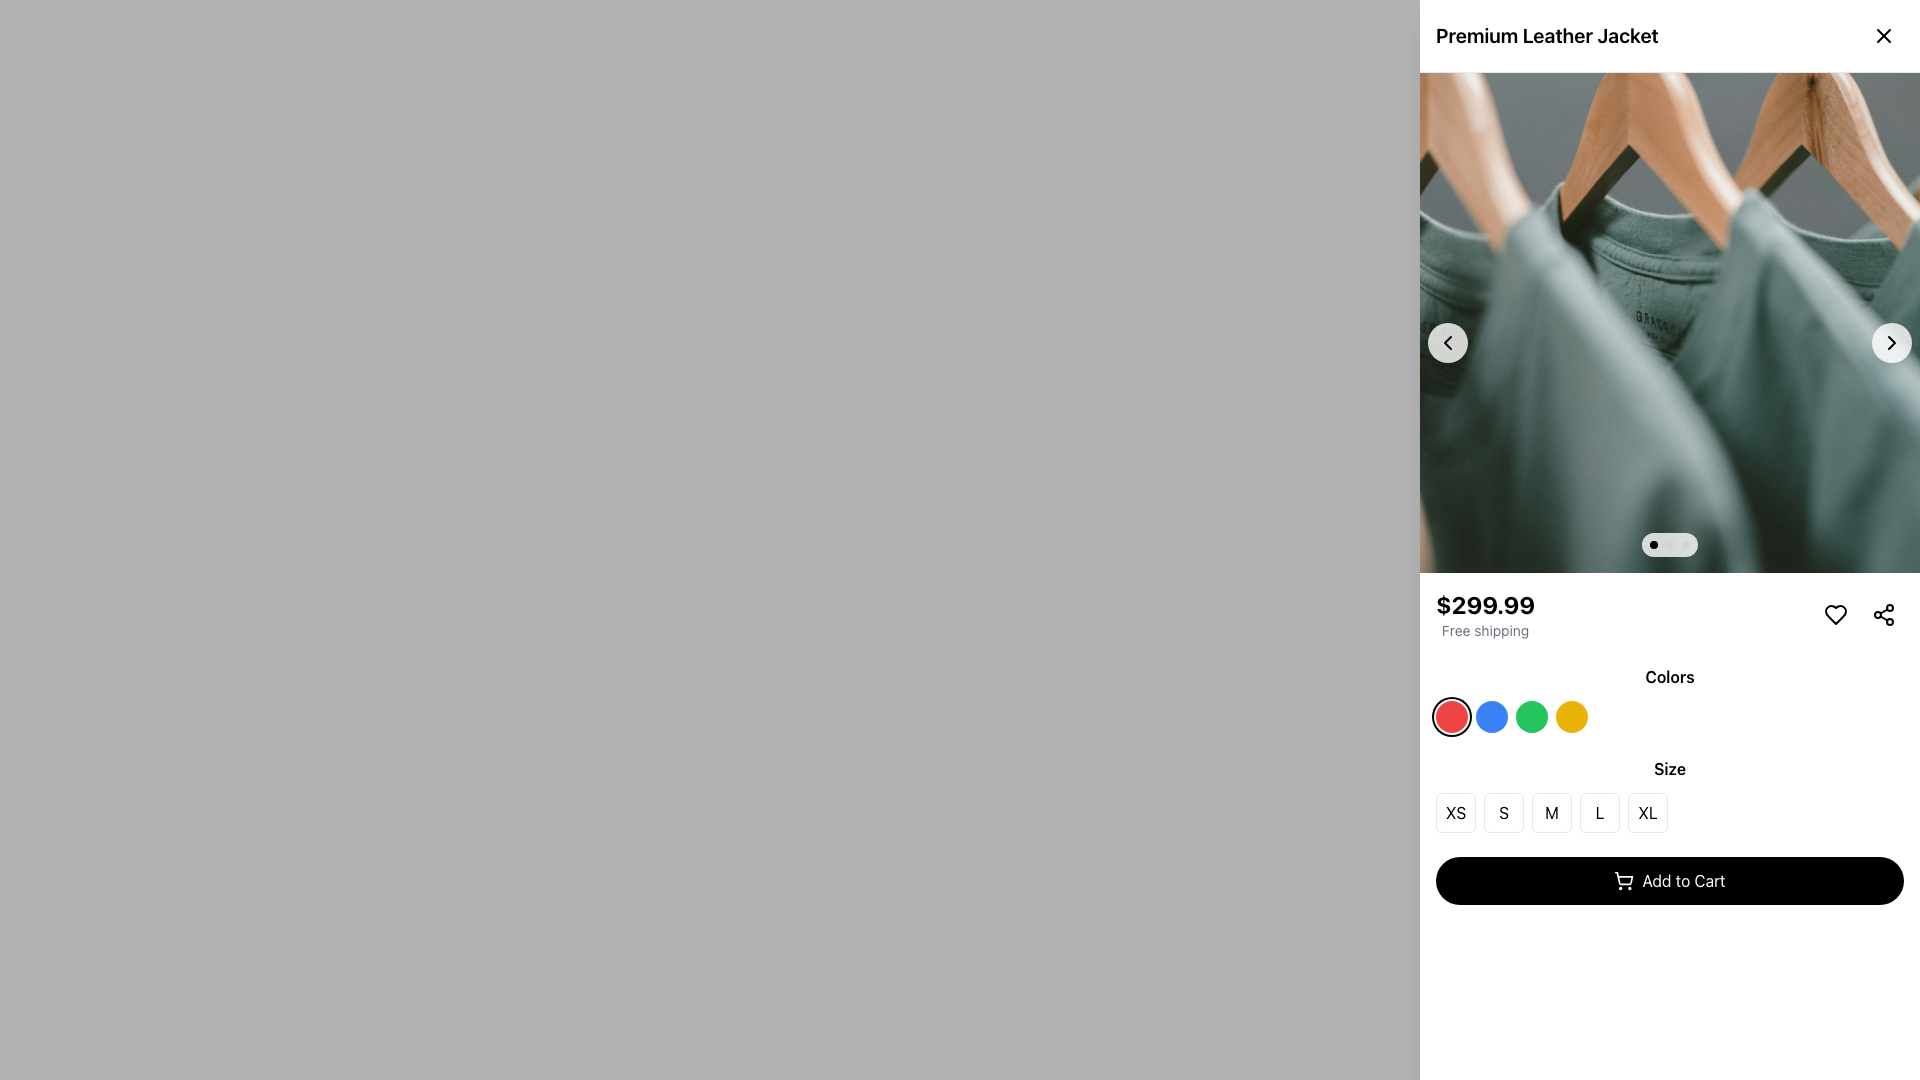  What do you see at coordinates (1670, 544) in the screenshot?
I see `the second dot in the page indicator` at bounding box center [1670, 544].